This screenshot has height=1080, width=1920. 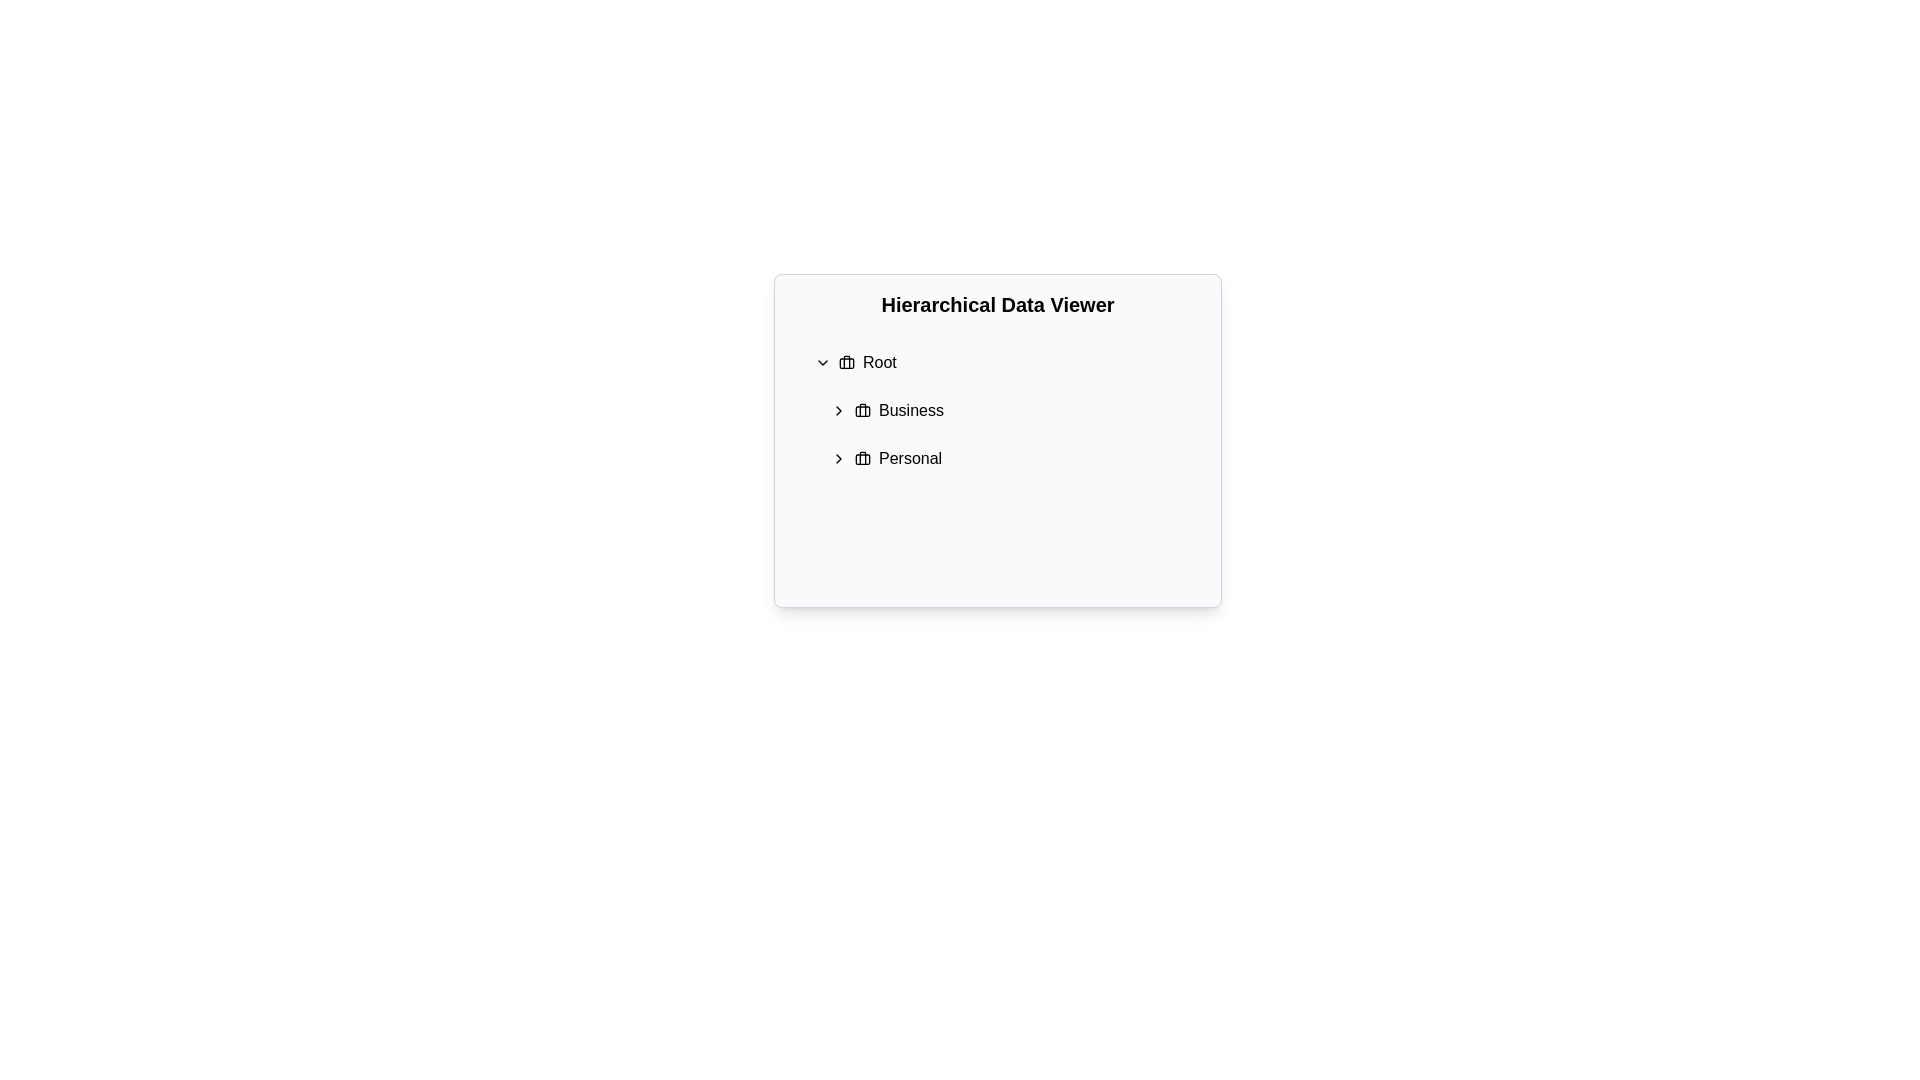 I want to click on the vertical line representing the handle of the briefcase icon, which is aligned with the 'Business' label in the hierarchical list, so click(x=863, y=408).